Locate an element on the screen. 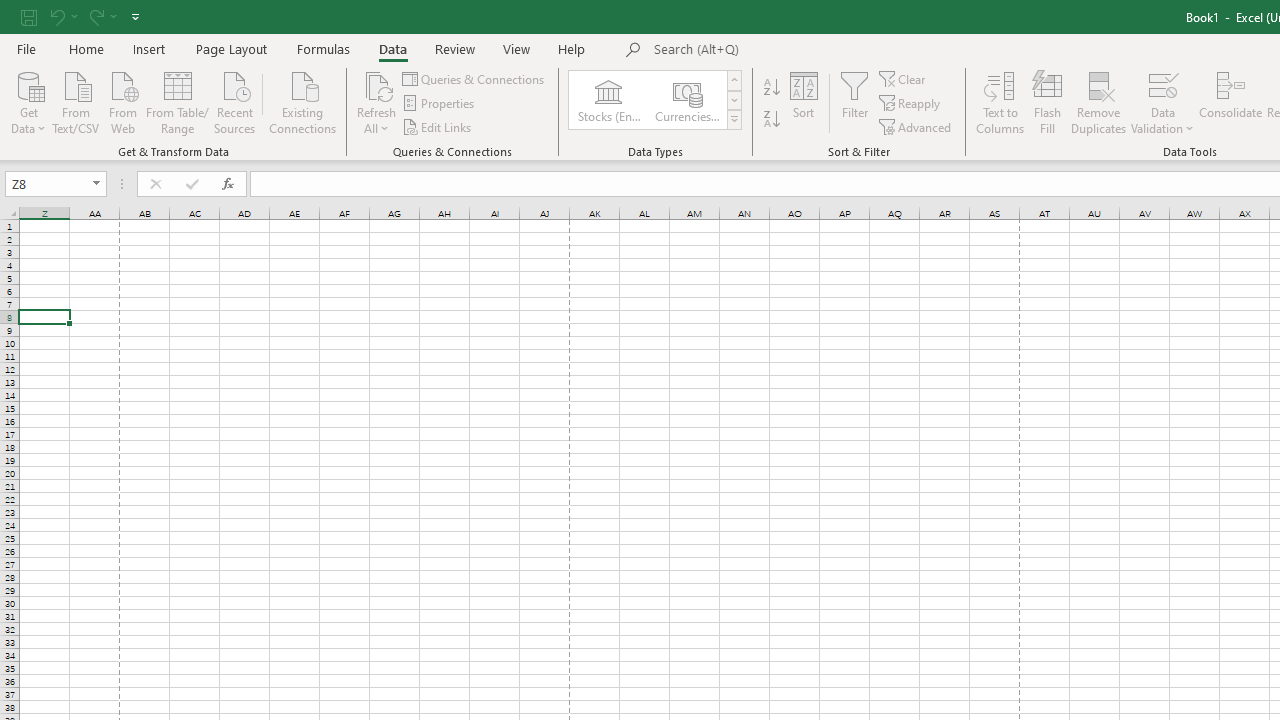  'Consolidate...' is located at coordinates (1229, 103).